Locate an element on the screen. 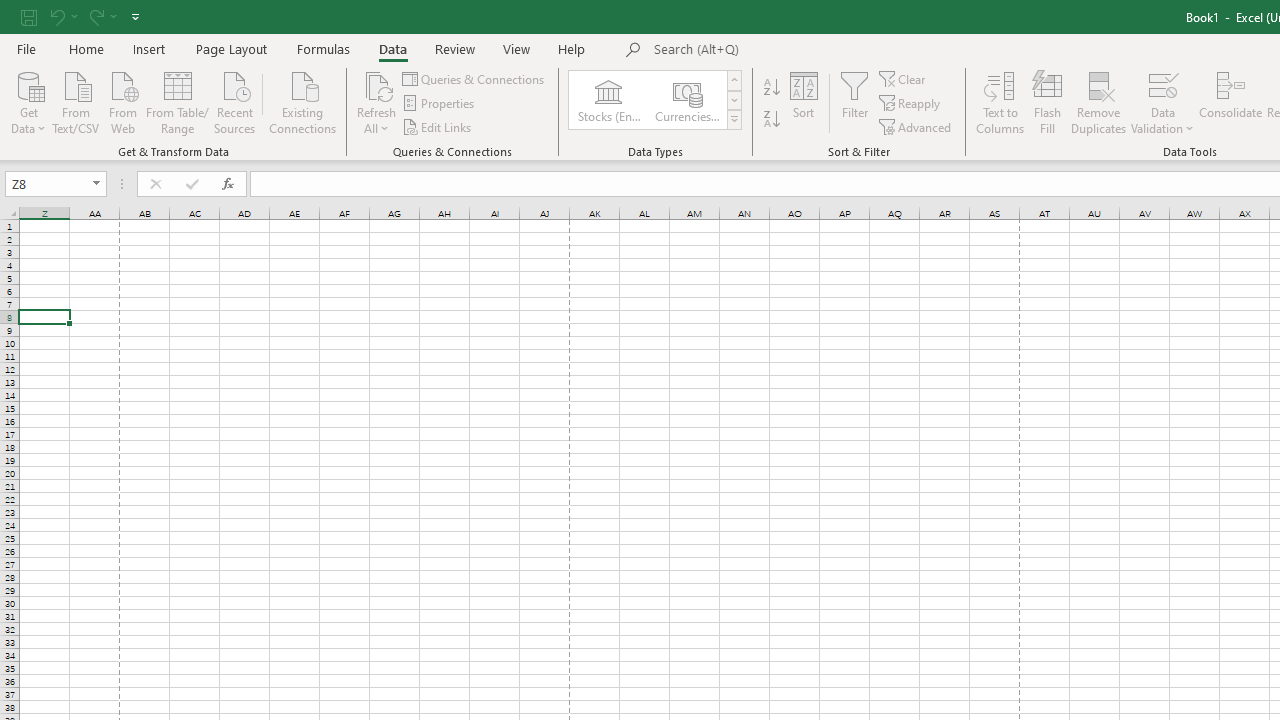  'Consolidate...' is located at coordinates (1229, 103).